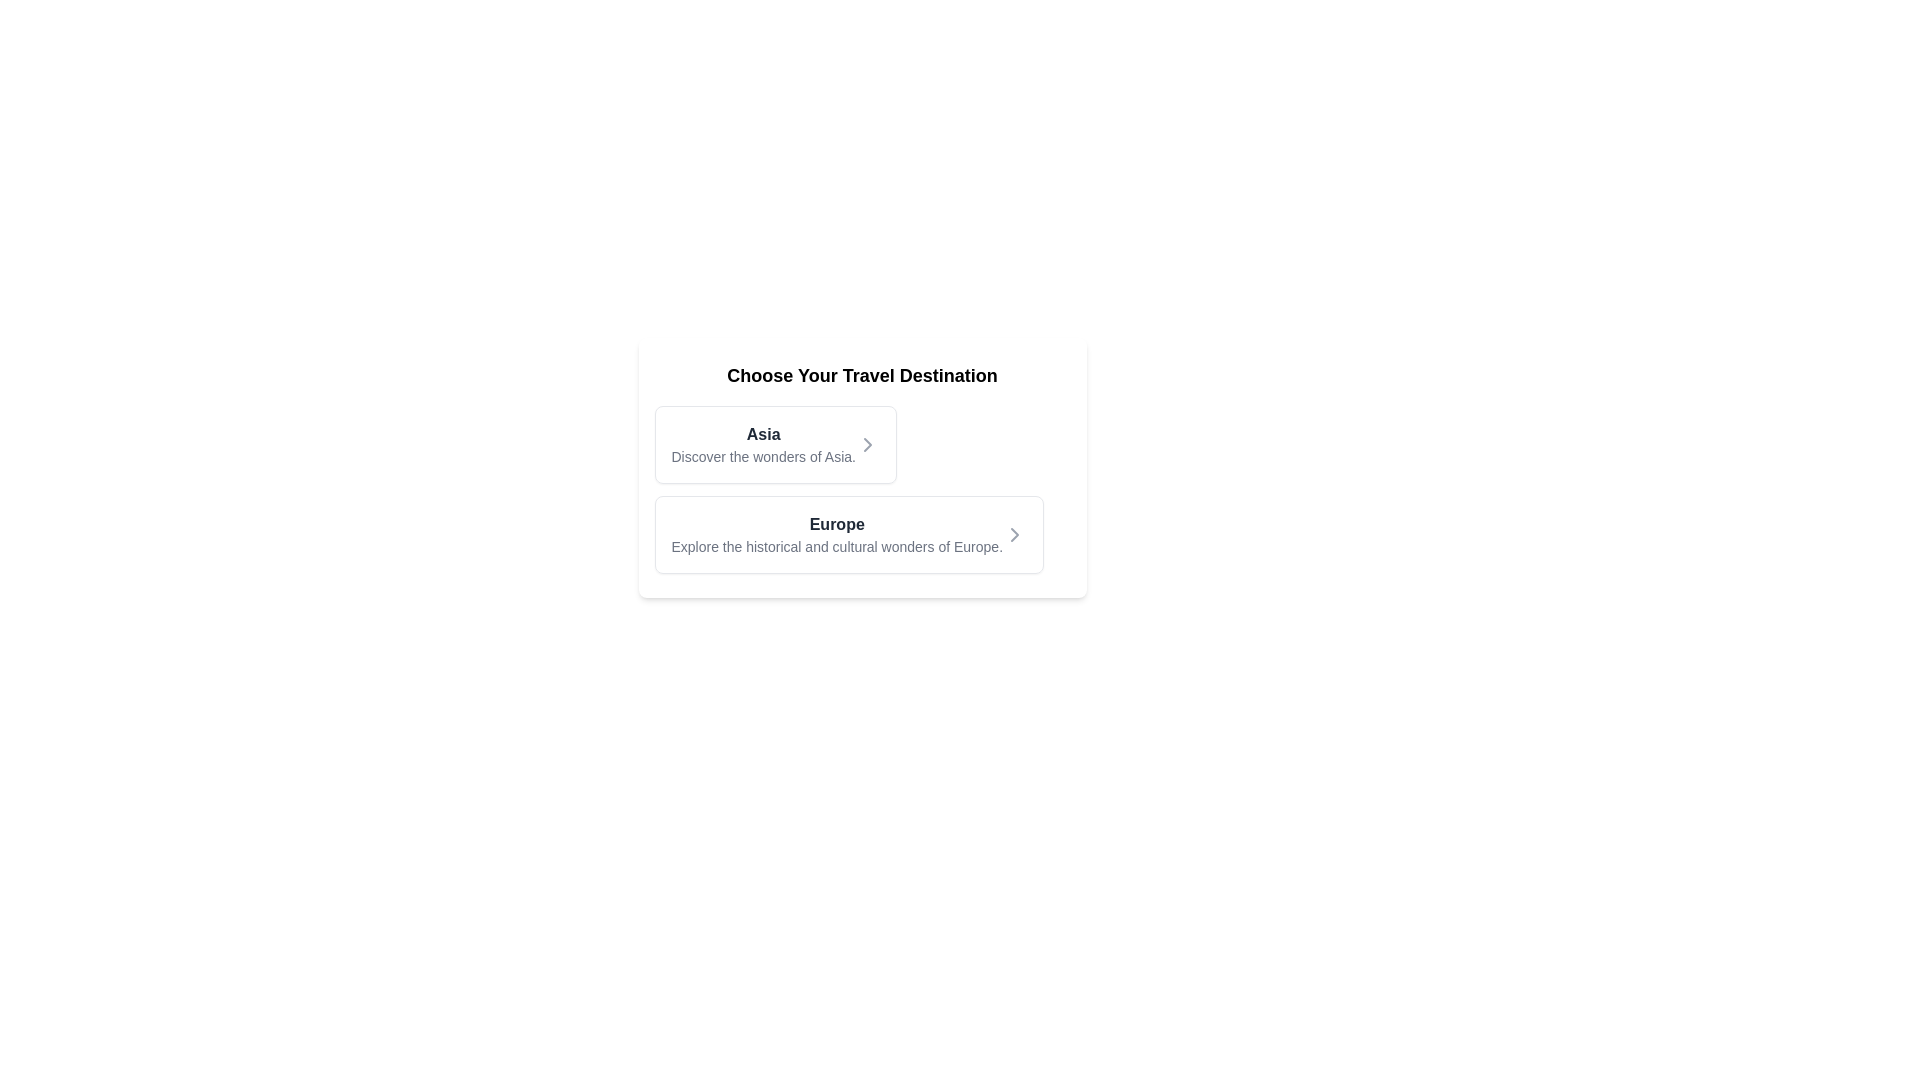 The width and height of the screenshot is (1920, 1080). I want to click on the descriptive text label for the travel destination 'Asia', which is located immediately below the title text 'Asia' and above the arrow icon for navigation, so click(762, 456).